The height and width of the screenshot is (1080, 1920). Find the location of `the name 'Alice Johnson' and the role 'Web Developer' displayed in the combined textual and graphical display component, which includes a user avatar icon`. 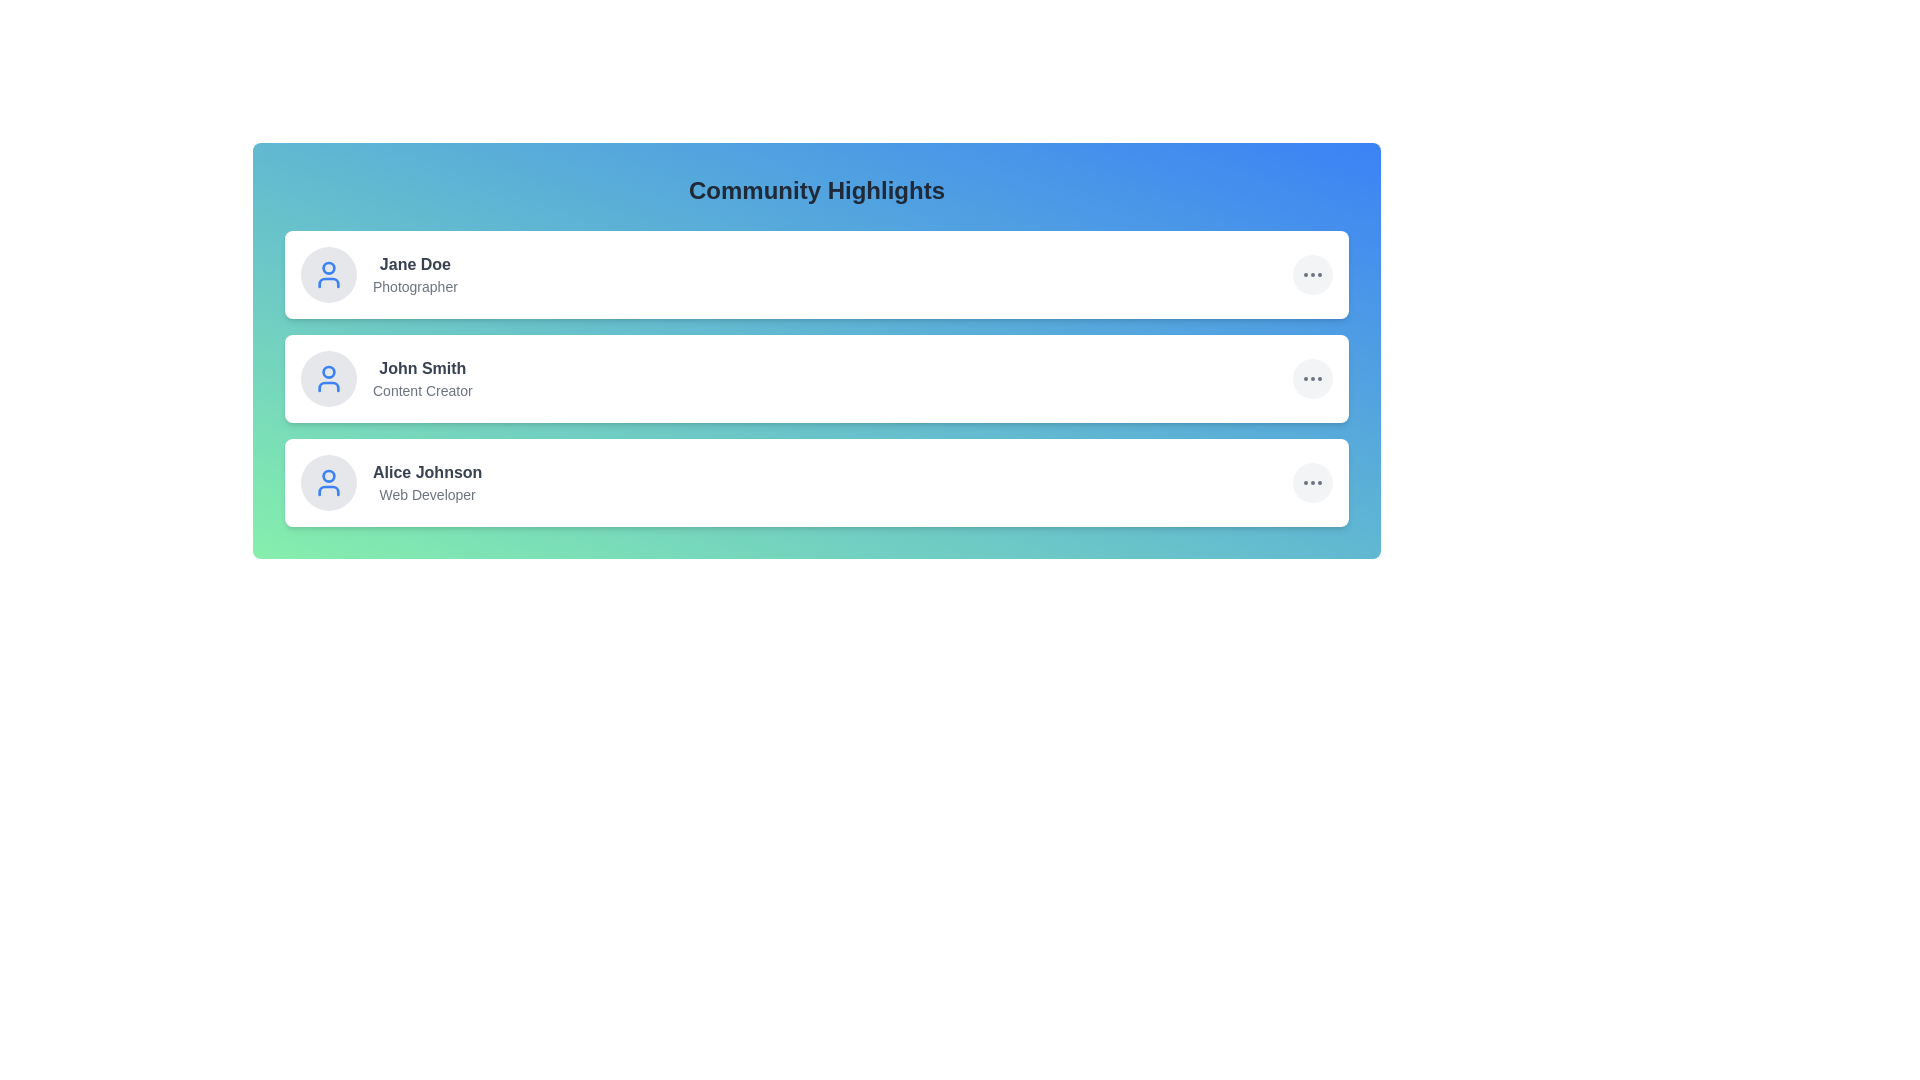

the name 'Alice Johnson' and the role 'Web Developer' displayed in the combined textual and graphical display component, which includes a user avatar icon is located at coordinates (391, 482).